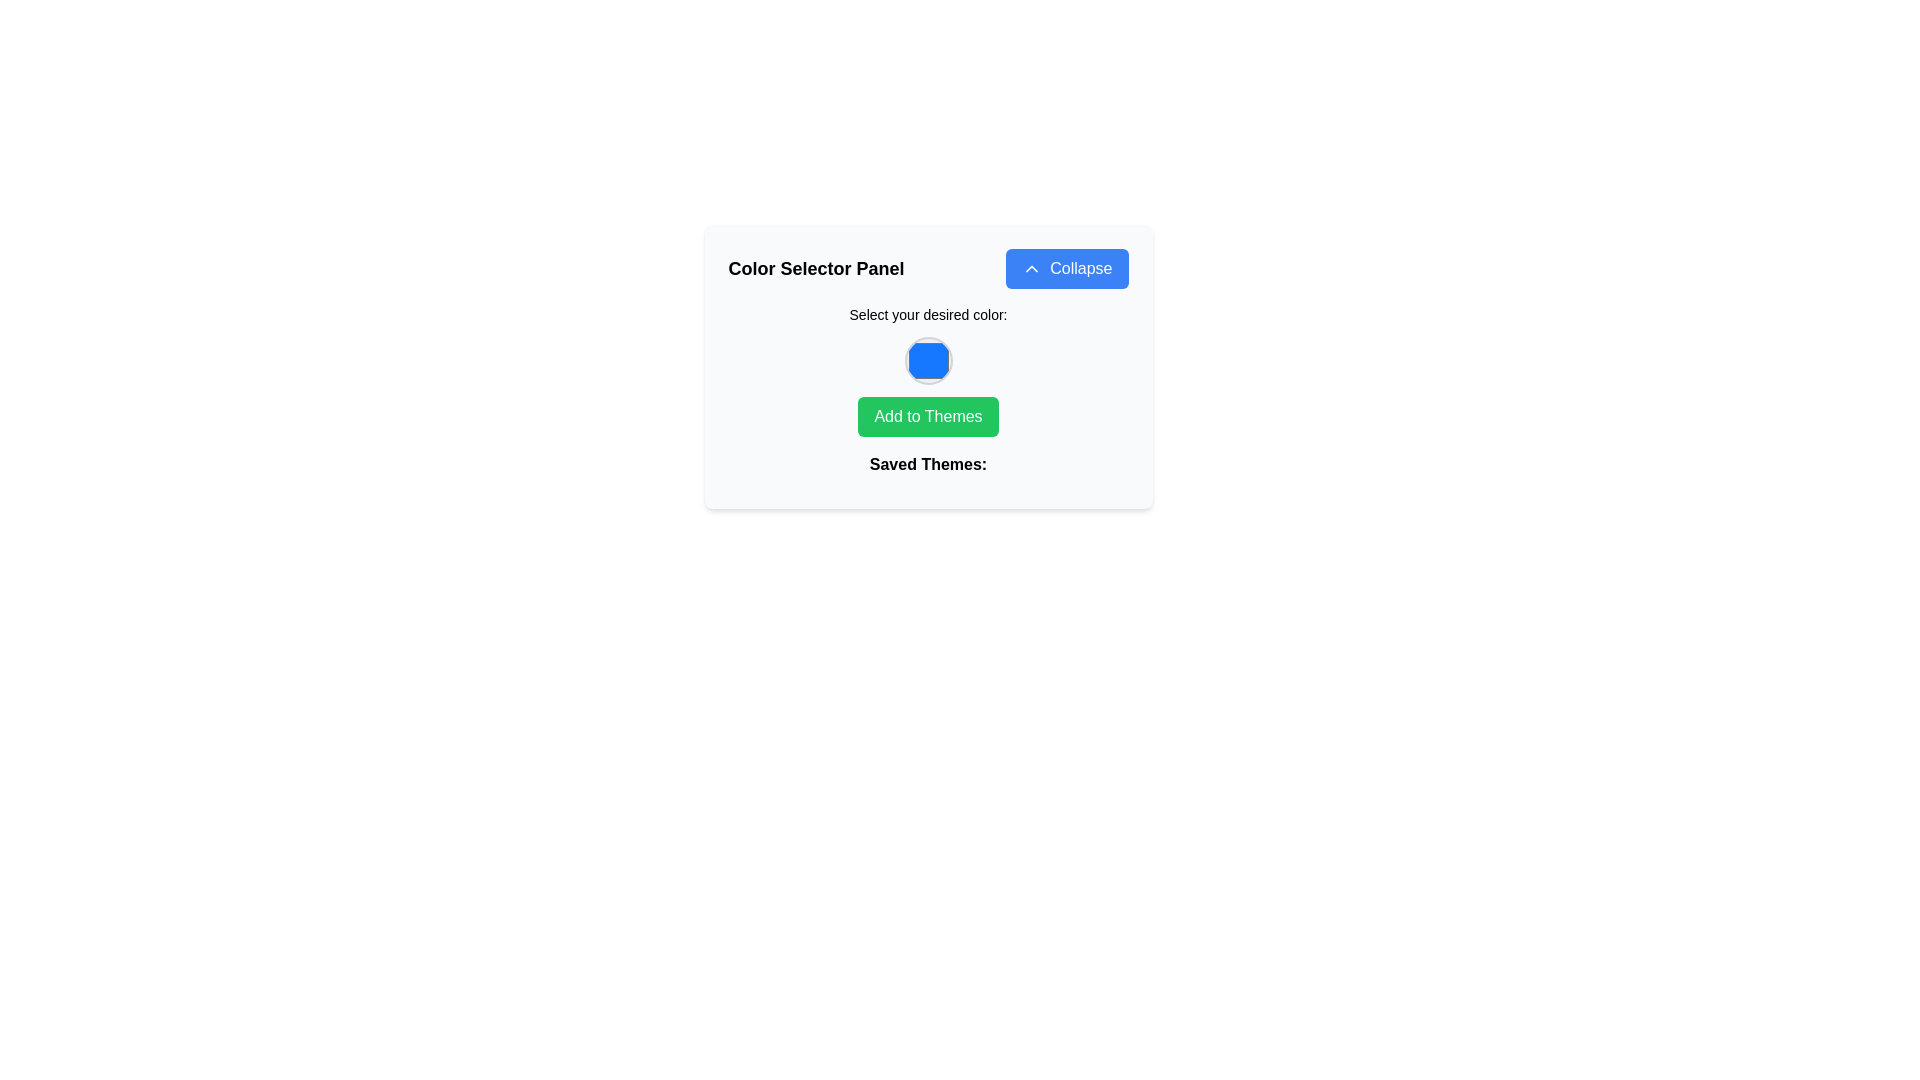 The image size is (1920, 1080). What do you see at coordinates (927, 361) in the screenshot?
I see `the circular color selection button with a blue interior and gray border` at bounding box center [927, 361].